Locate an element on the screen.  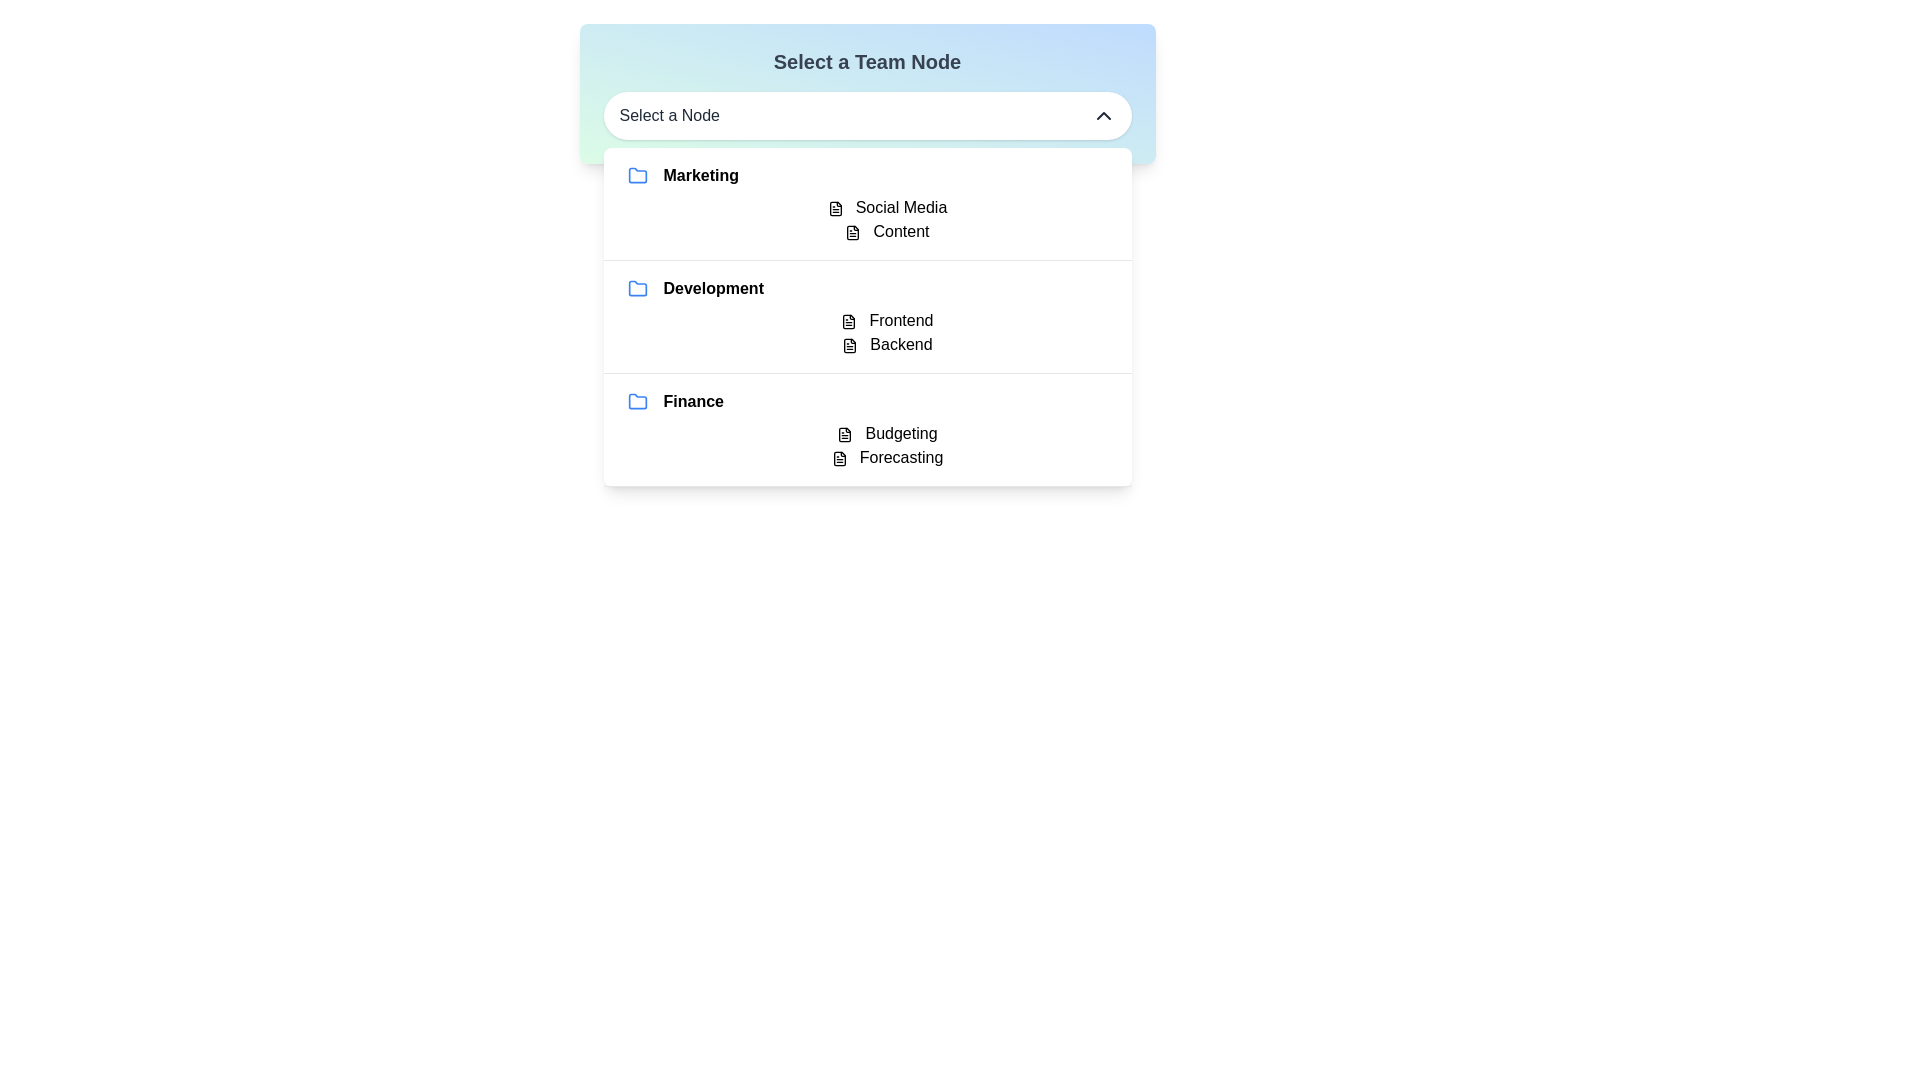
the first row in the dropdown menu labeled 'Marketing' is located at coordinates (867, 204).